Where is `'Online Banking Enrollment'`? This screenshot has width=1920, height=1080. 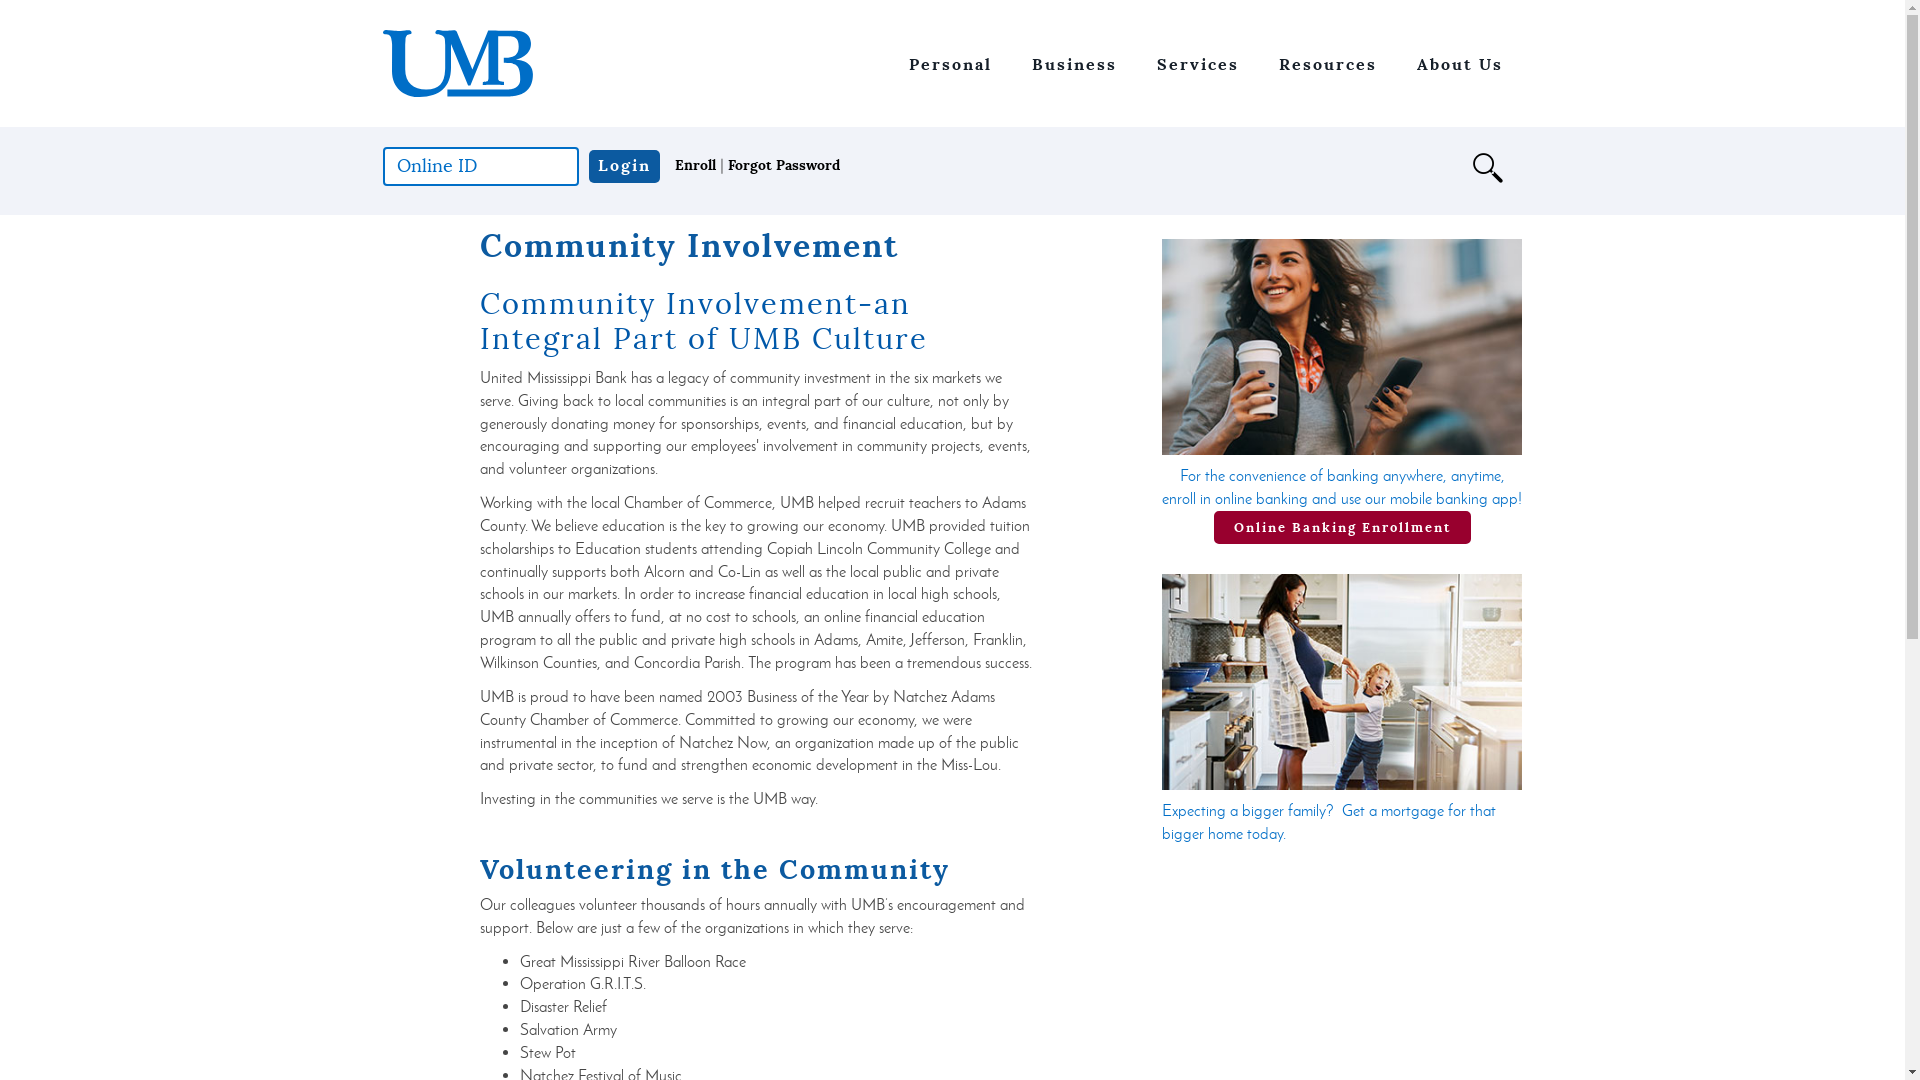
'Online Banking Enrollment' is located at coordinates (1213, 527).